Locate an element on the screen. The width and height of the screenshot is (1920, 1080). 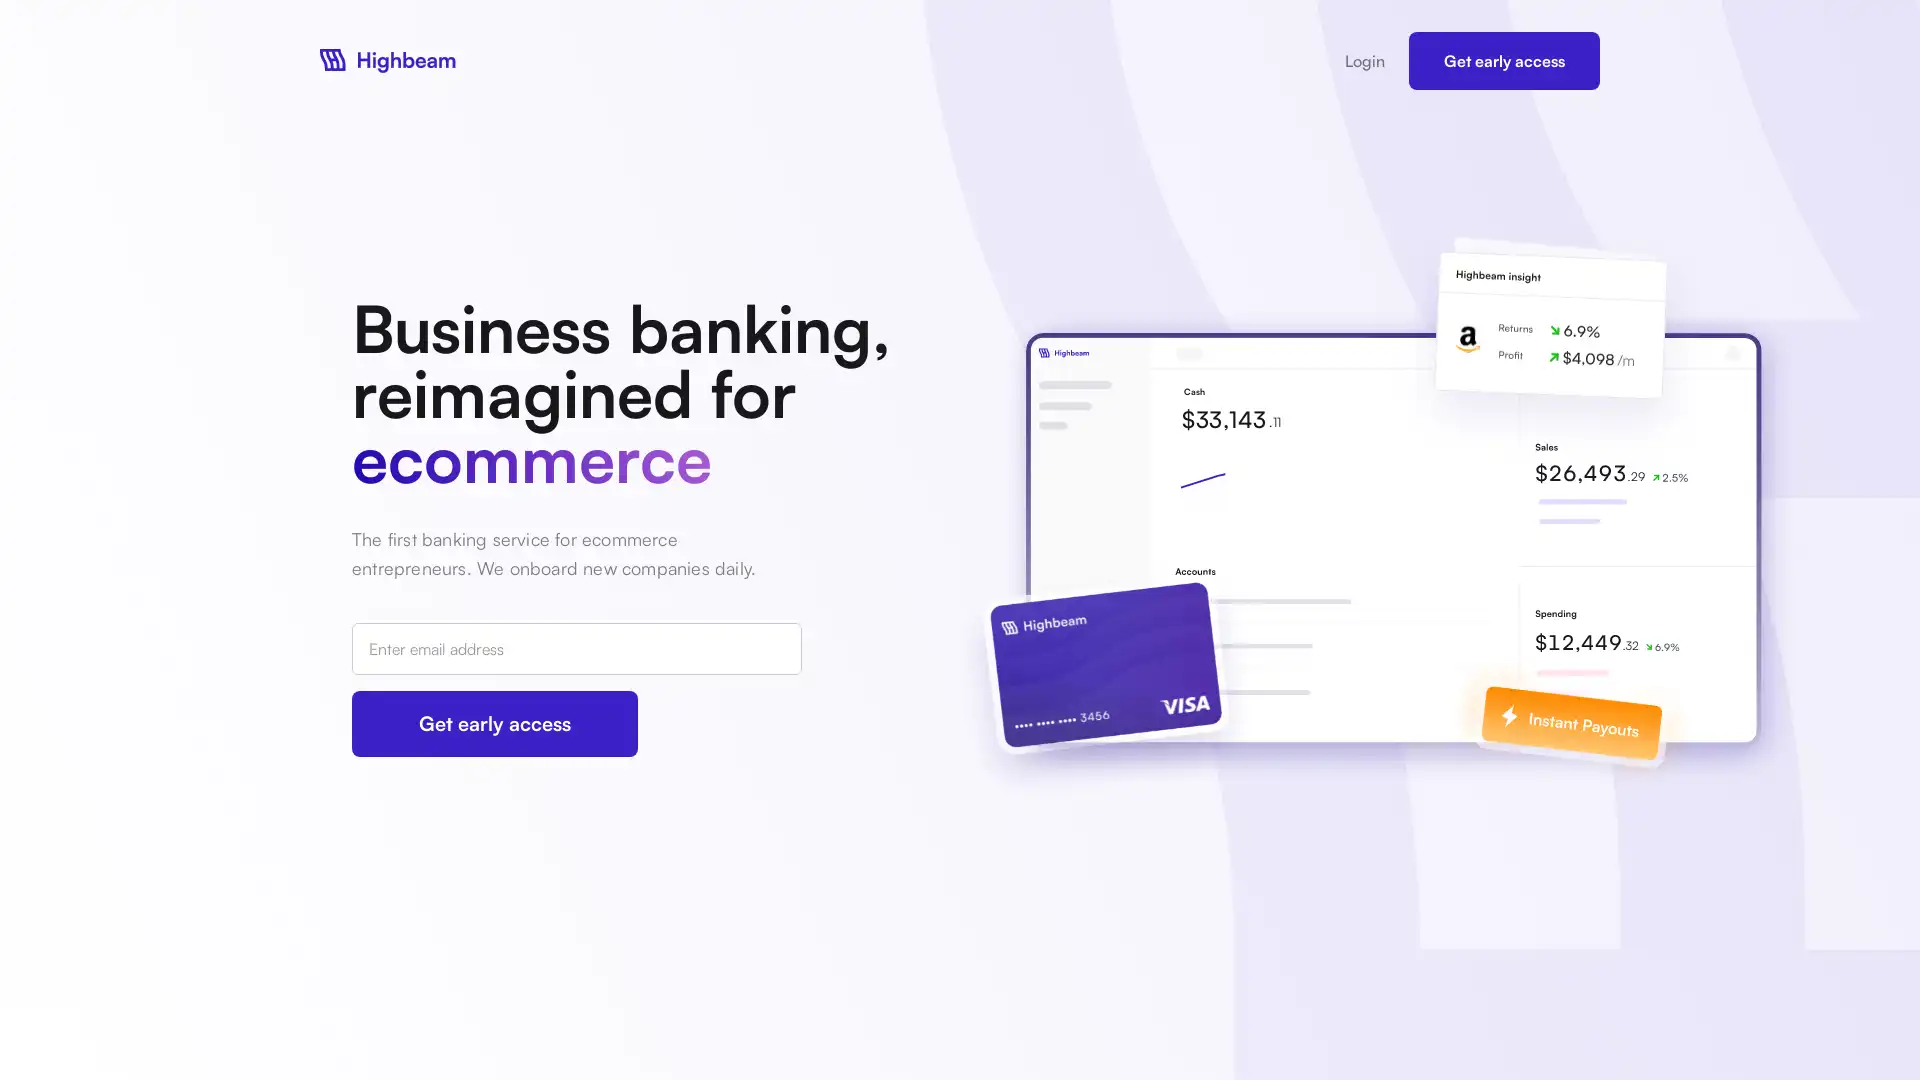
Get early access is located at coordinates (494, 722).